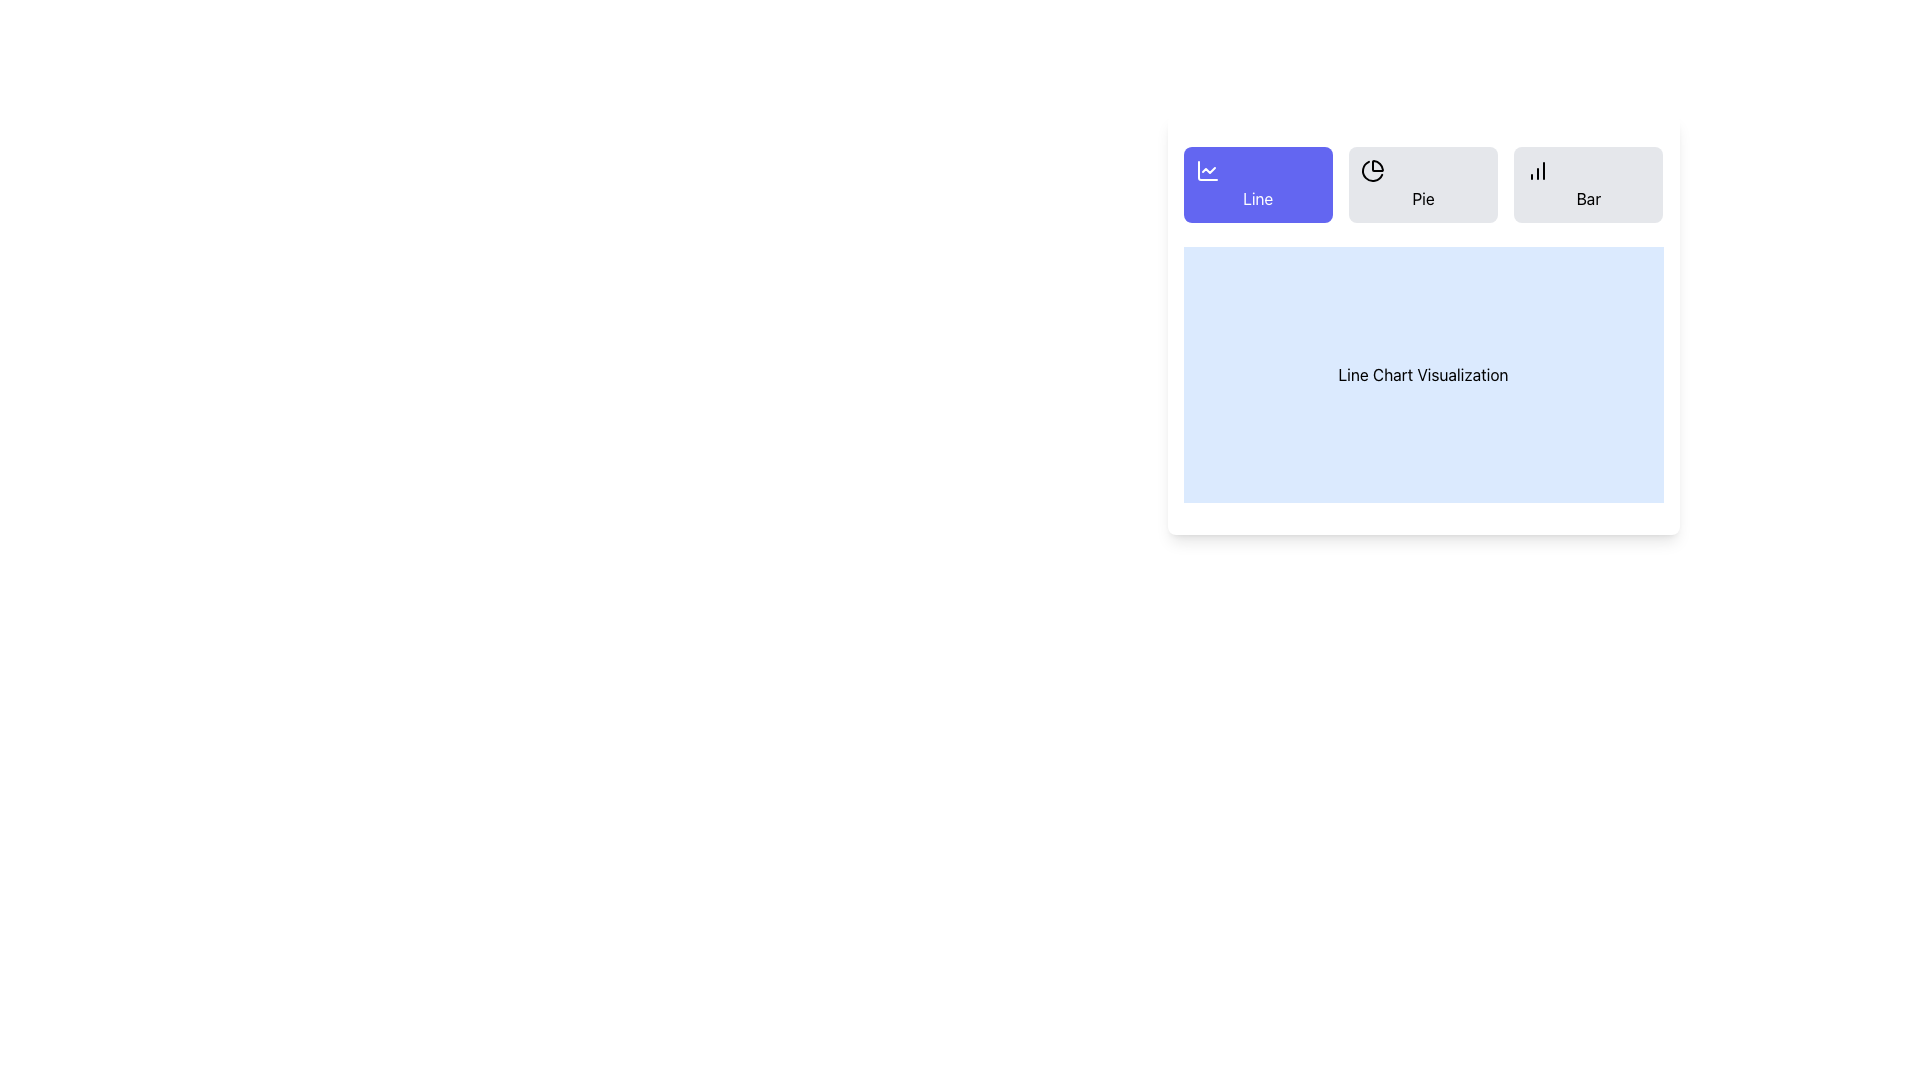  Describe the element at coordinates (1256, 199) in the screenshot. I see `the text label that indicates the 'Line' chart option in the set of chart selection tabs` at that location.